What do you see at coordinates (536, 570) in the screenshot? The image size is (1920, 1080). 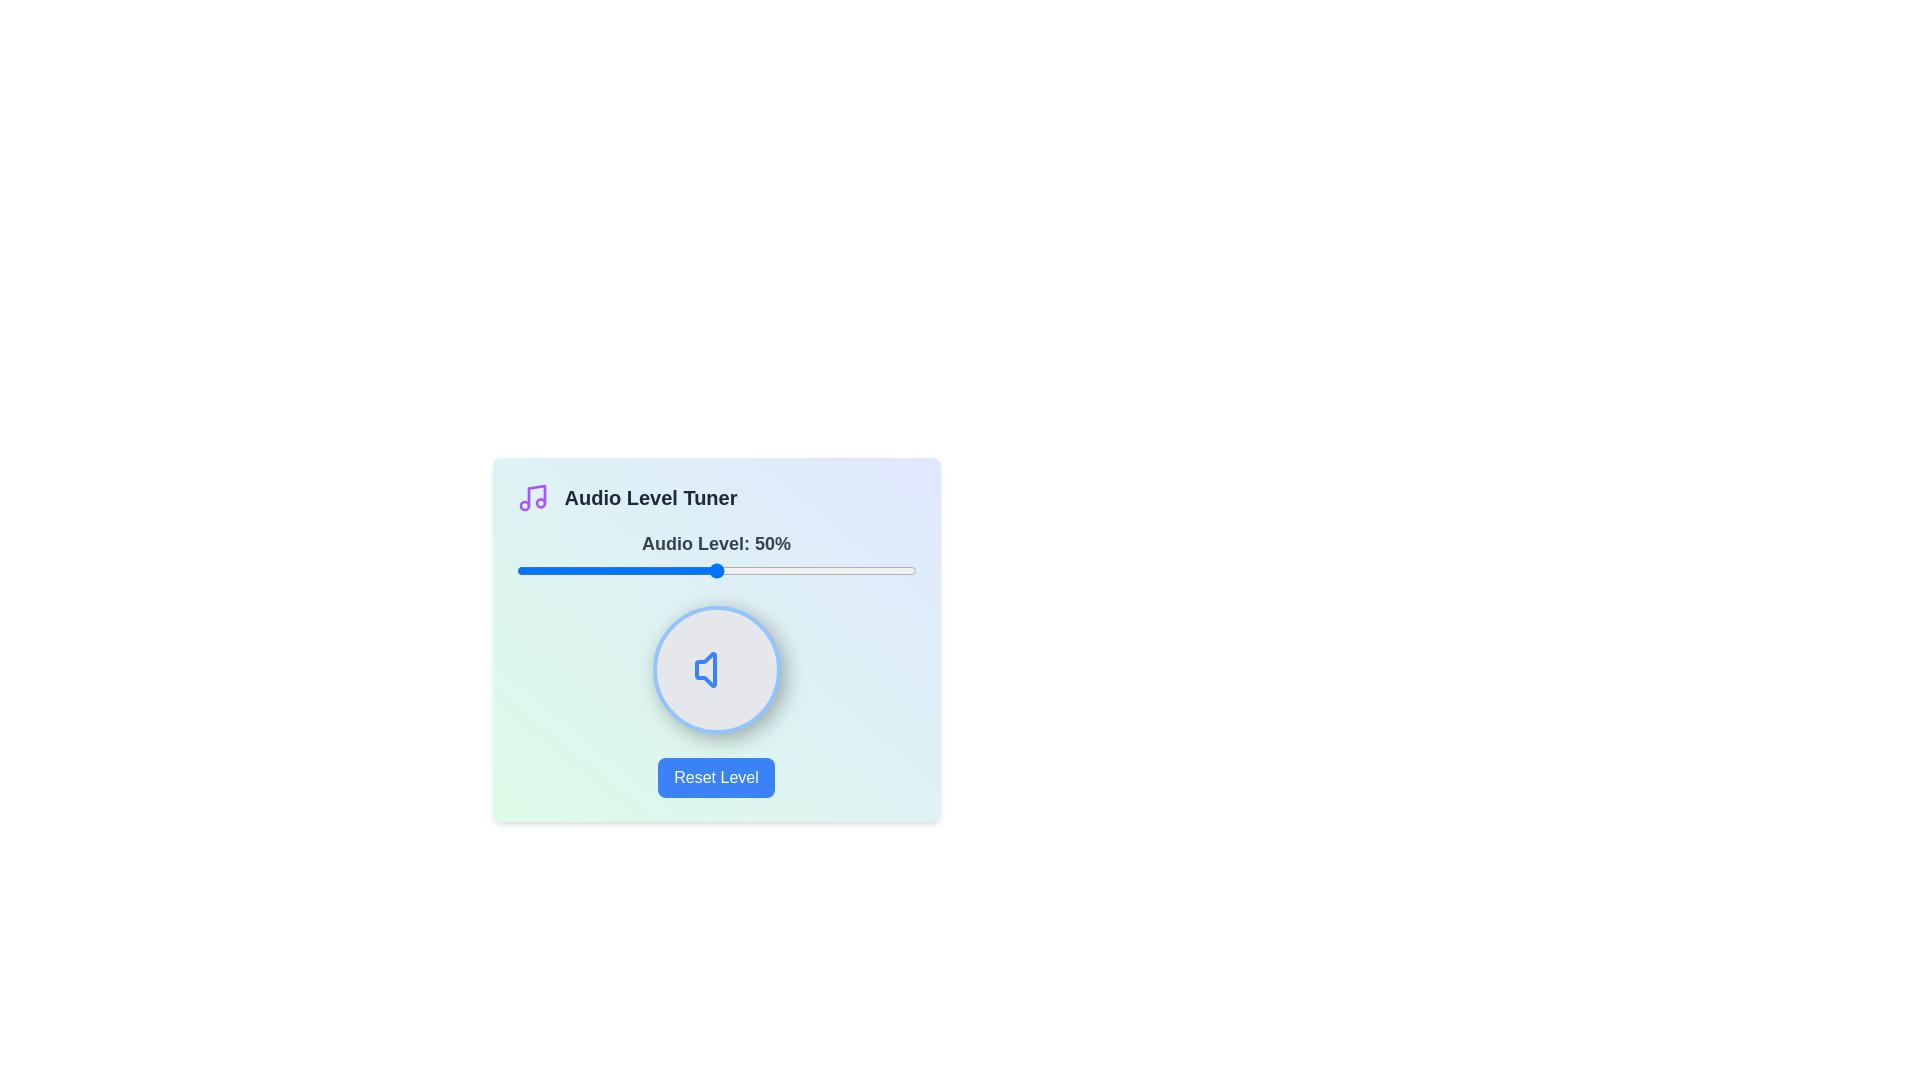 I see `the audio level to 5% by dragging the slider` at bounding box center [536, 570].